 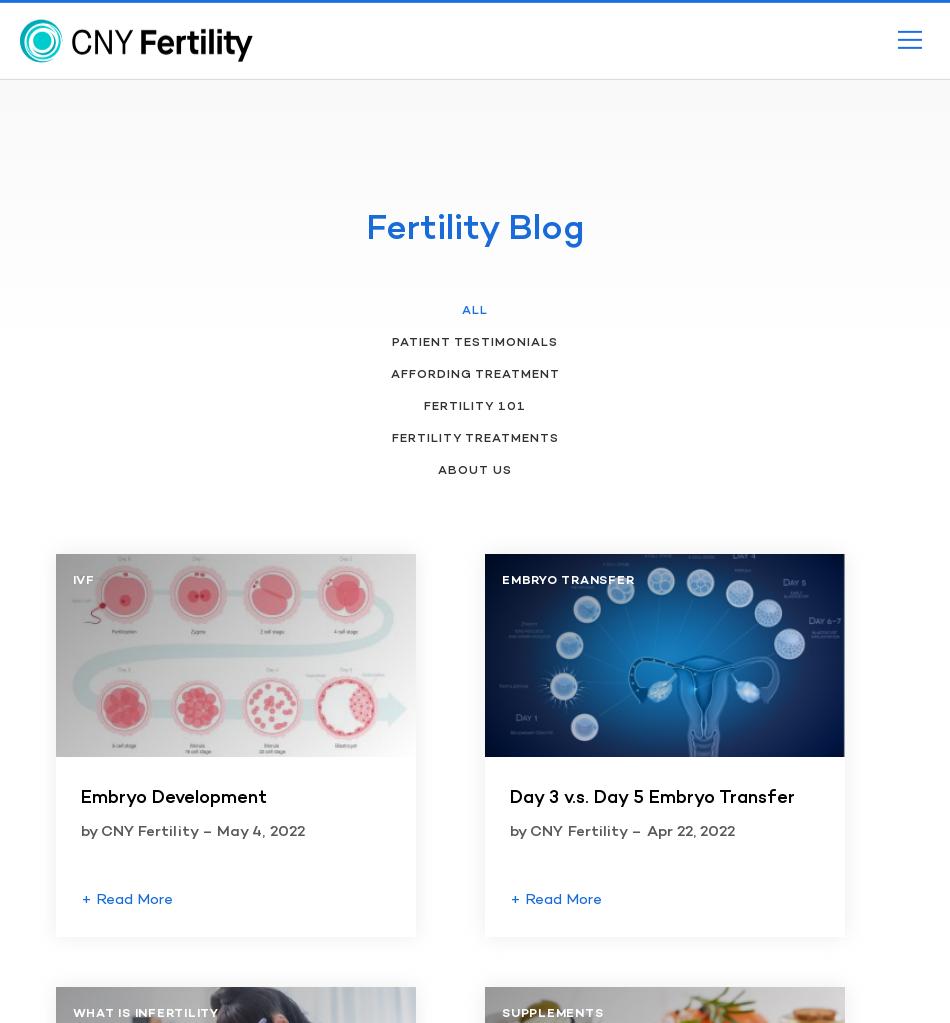 What do you see at coordinates (172, 798) in the screenshot?
I see `'Embryo Development'` at bounding box center [172, 798].